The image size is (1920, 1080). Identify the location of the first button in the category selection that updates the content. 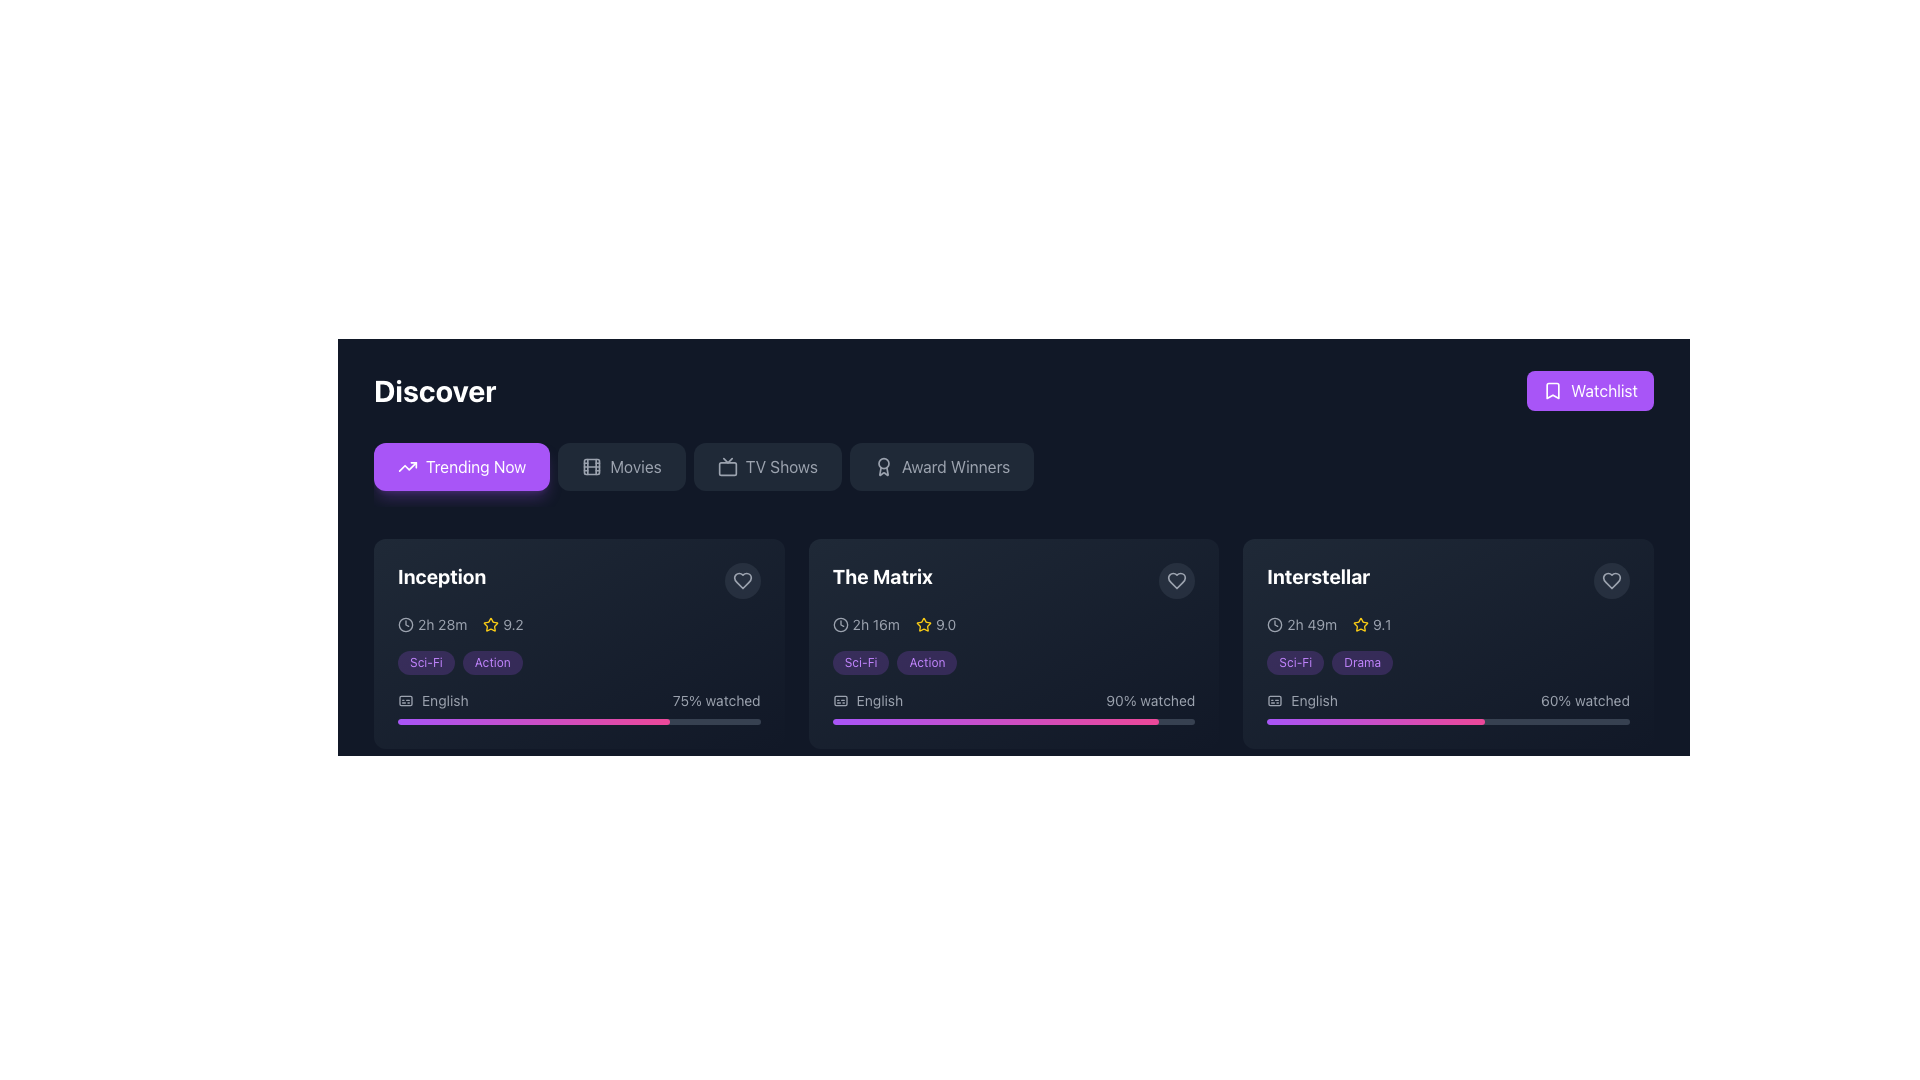
(461, 466).